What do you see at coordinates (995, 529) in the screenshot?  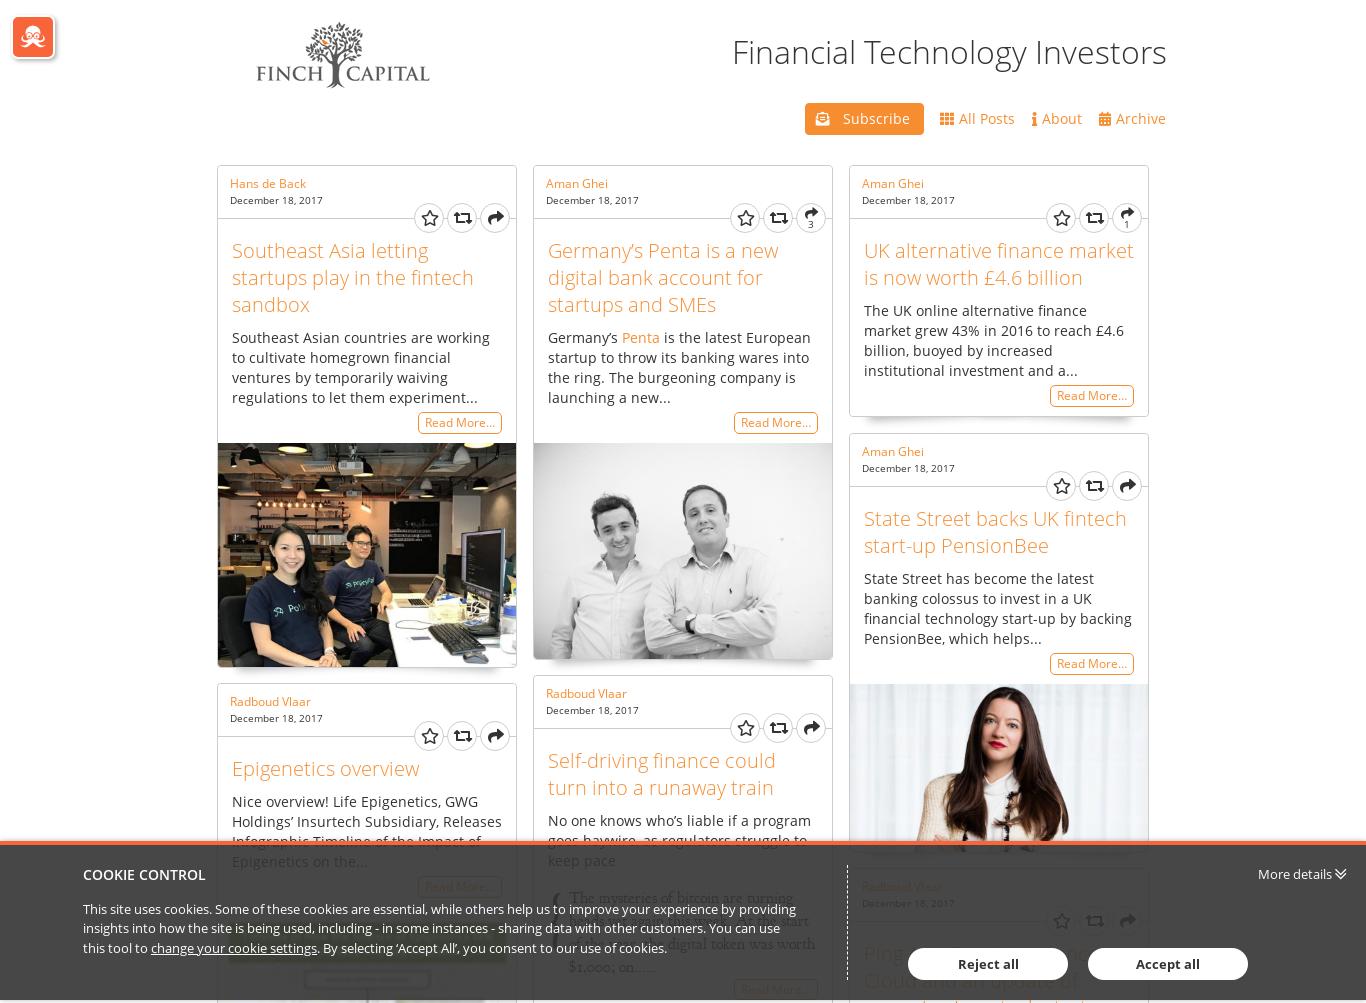 I see `'State Street backs UK fintech start-up PensionBee'` at bounding box center [995, 529].